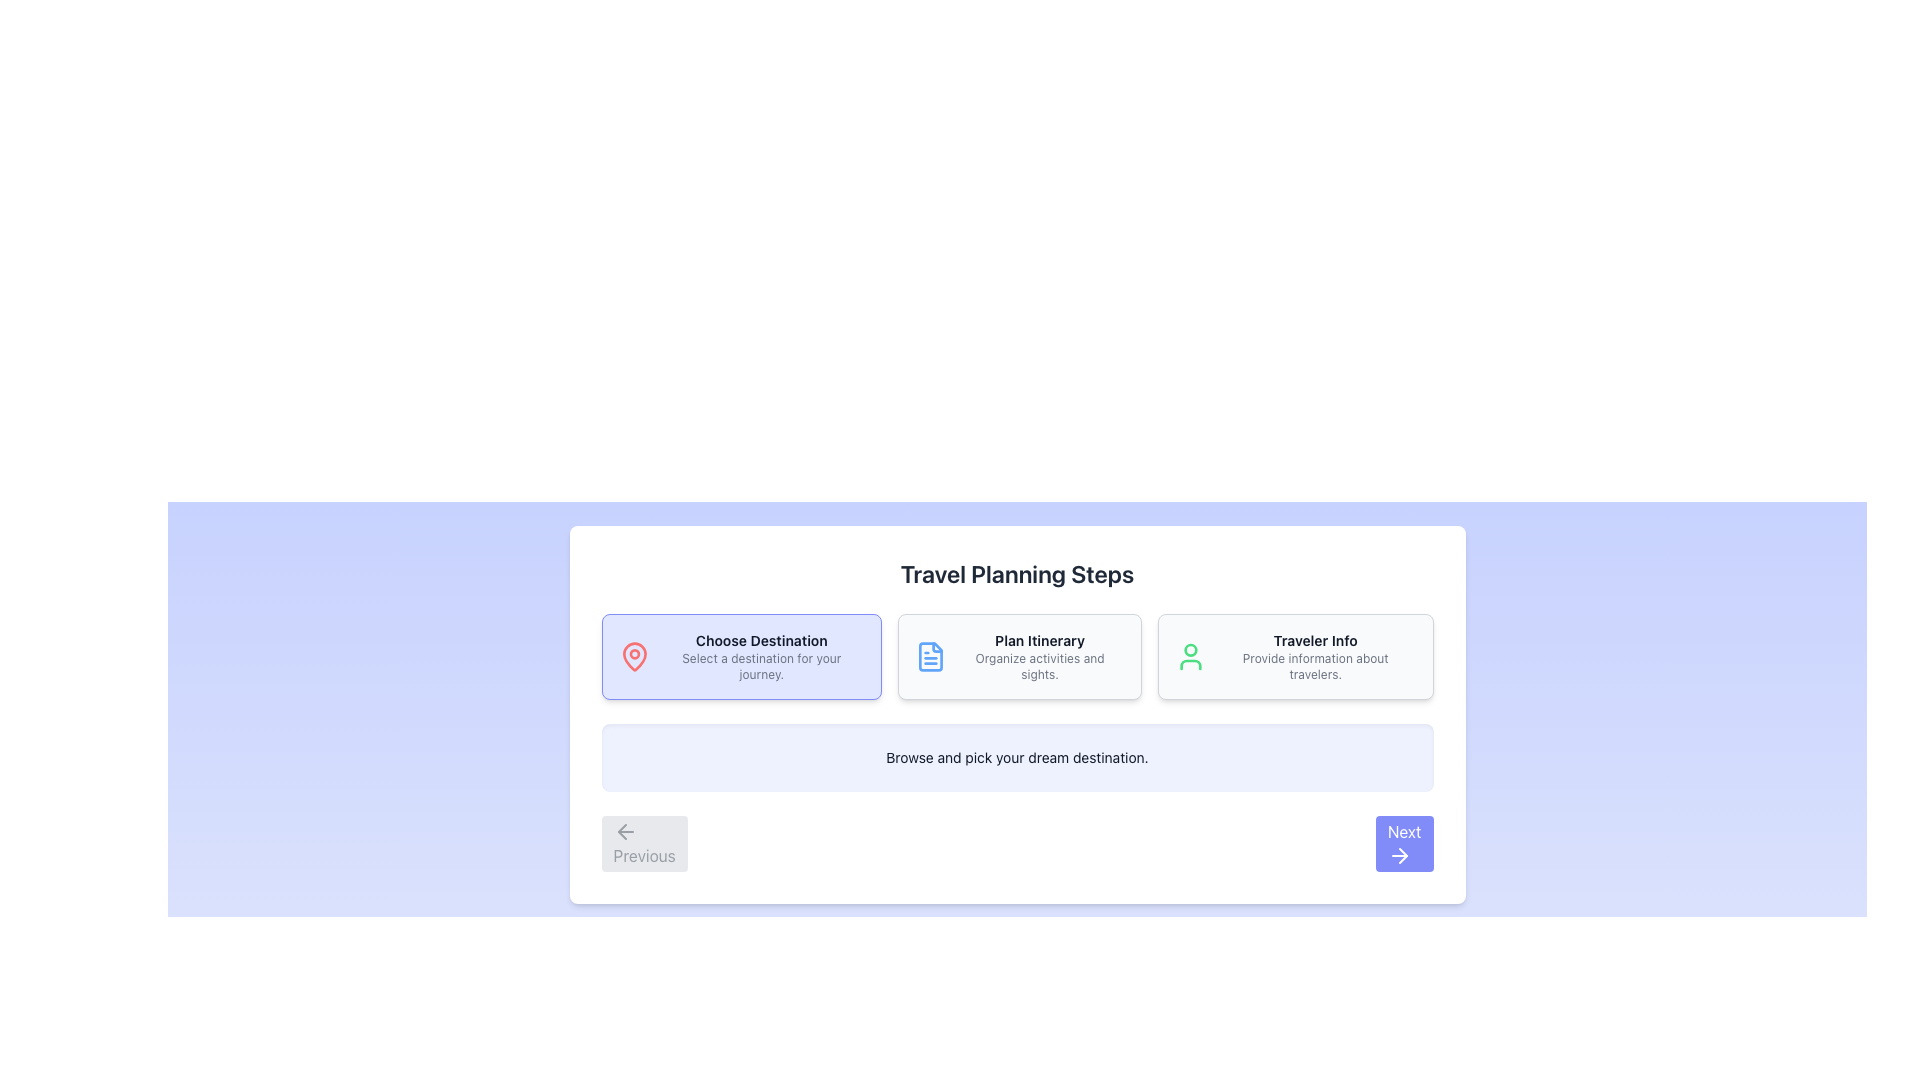 The image size is (1920, 1080). I want to click on header text label located on the top-left quadrant of the first card in the 'Travel Planning Steps' section, which summarizes the card's content and purpose, so click(760, 640).